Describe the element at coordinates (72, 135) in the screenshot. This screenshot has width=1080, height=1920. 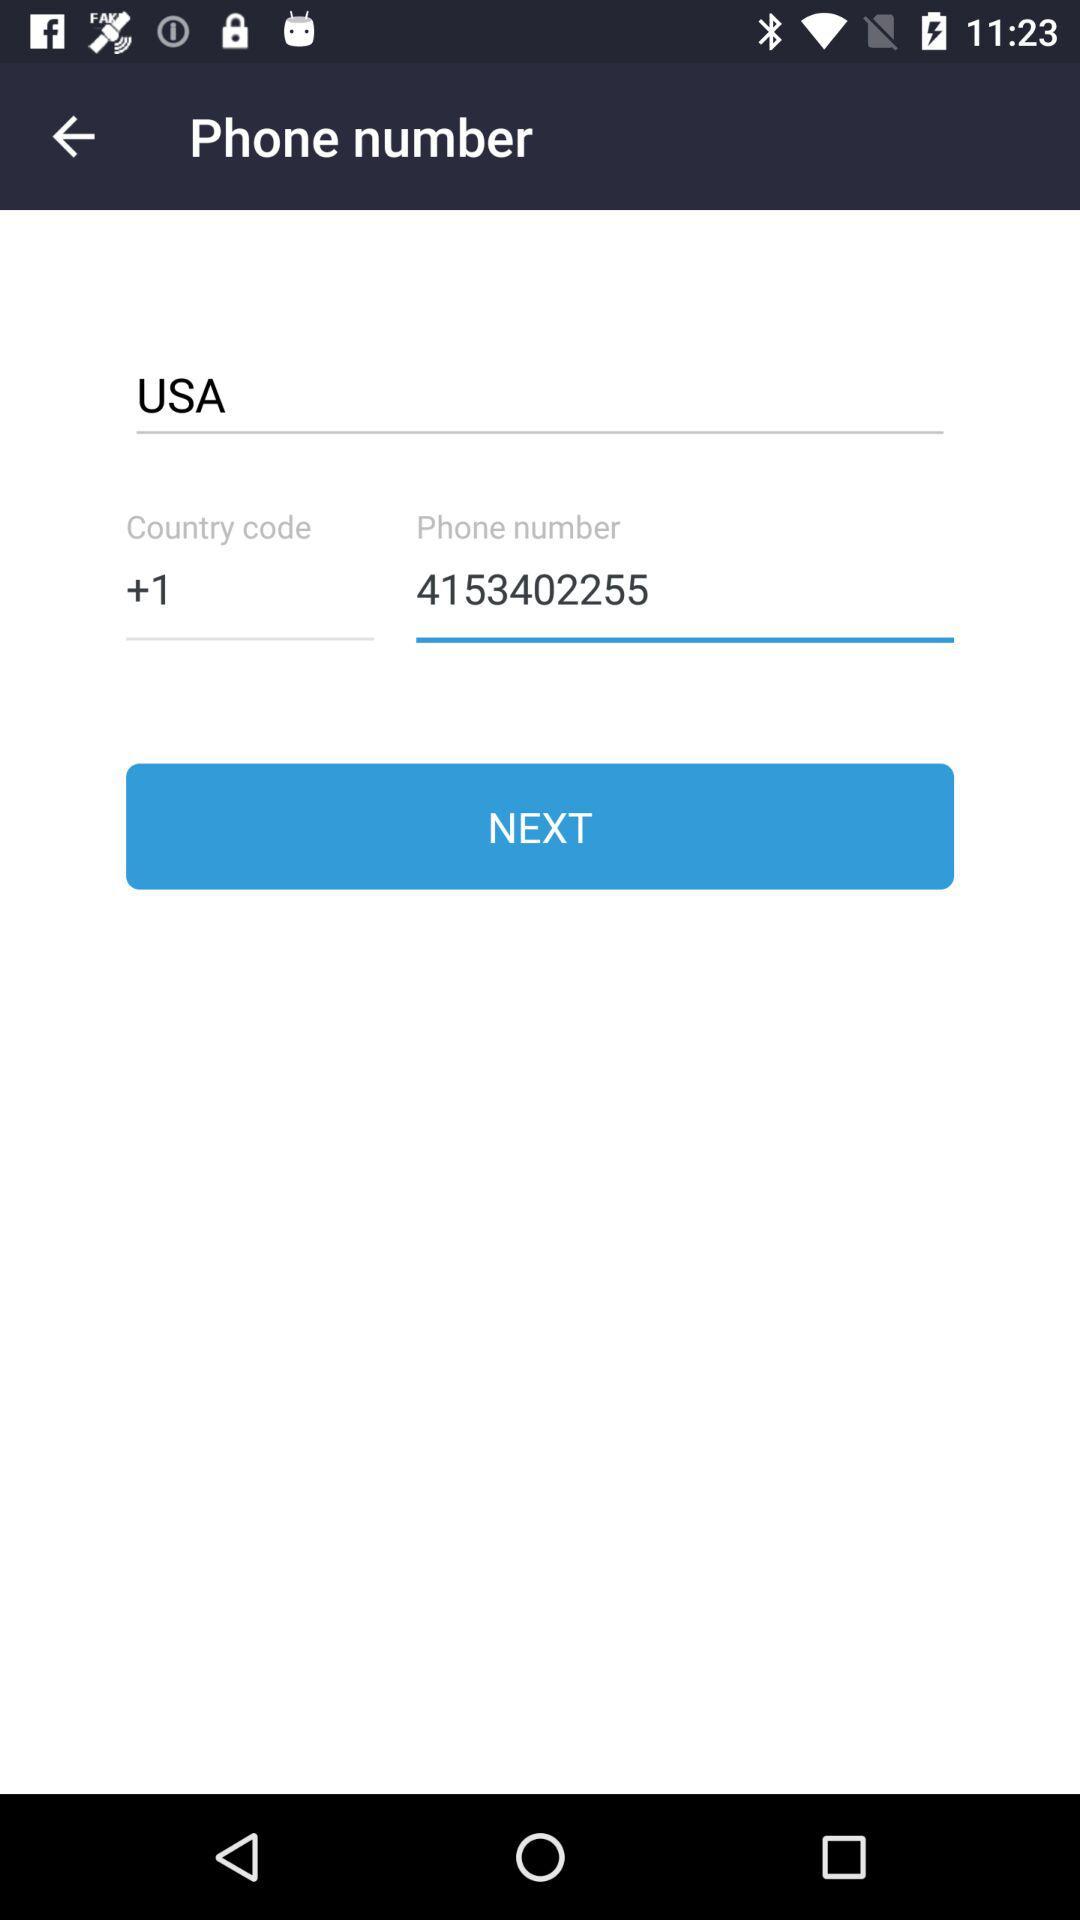
I see `go back` at that location.